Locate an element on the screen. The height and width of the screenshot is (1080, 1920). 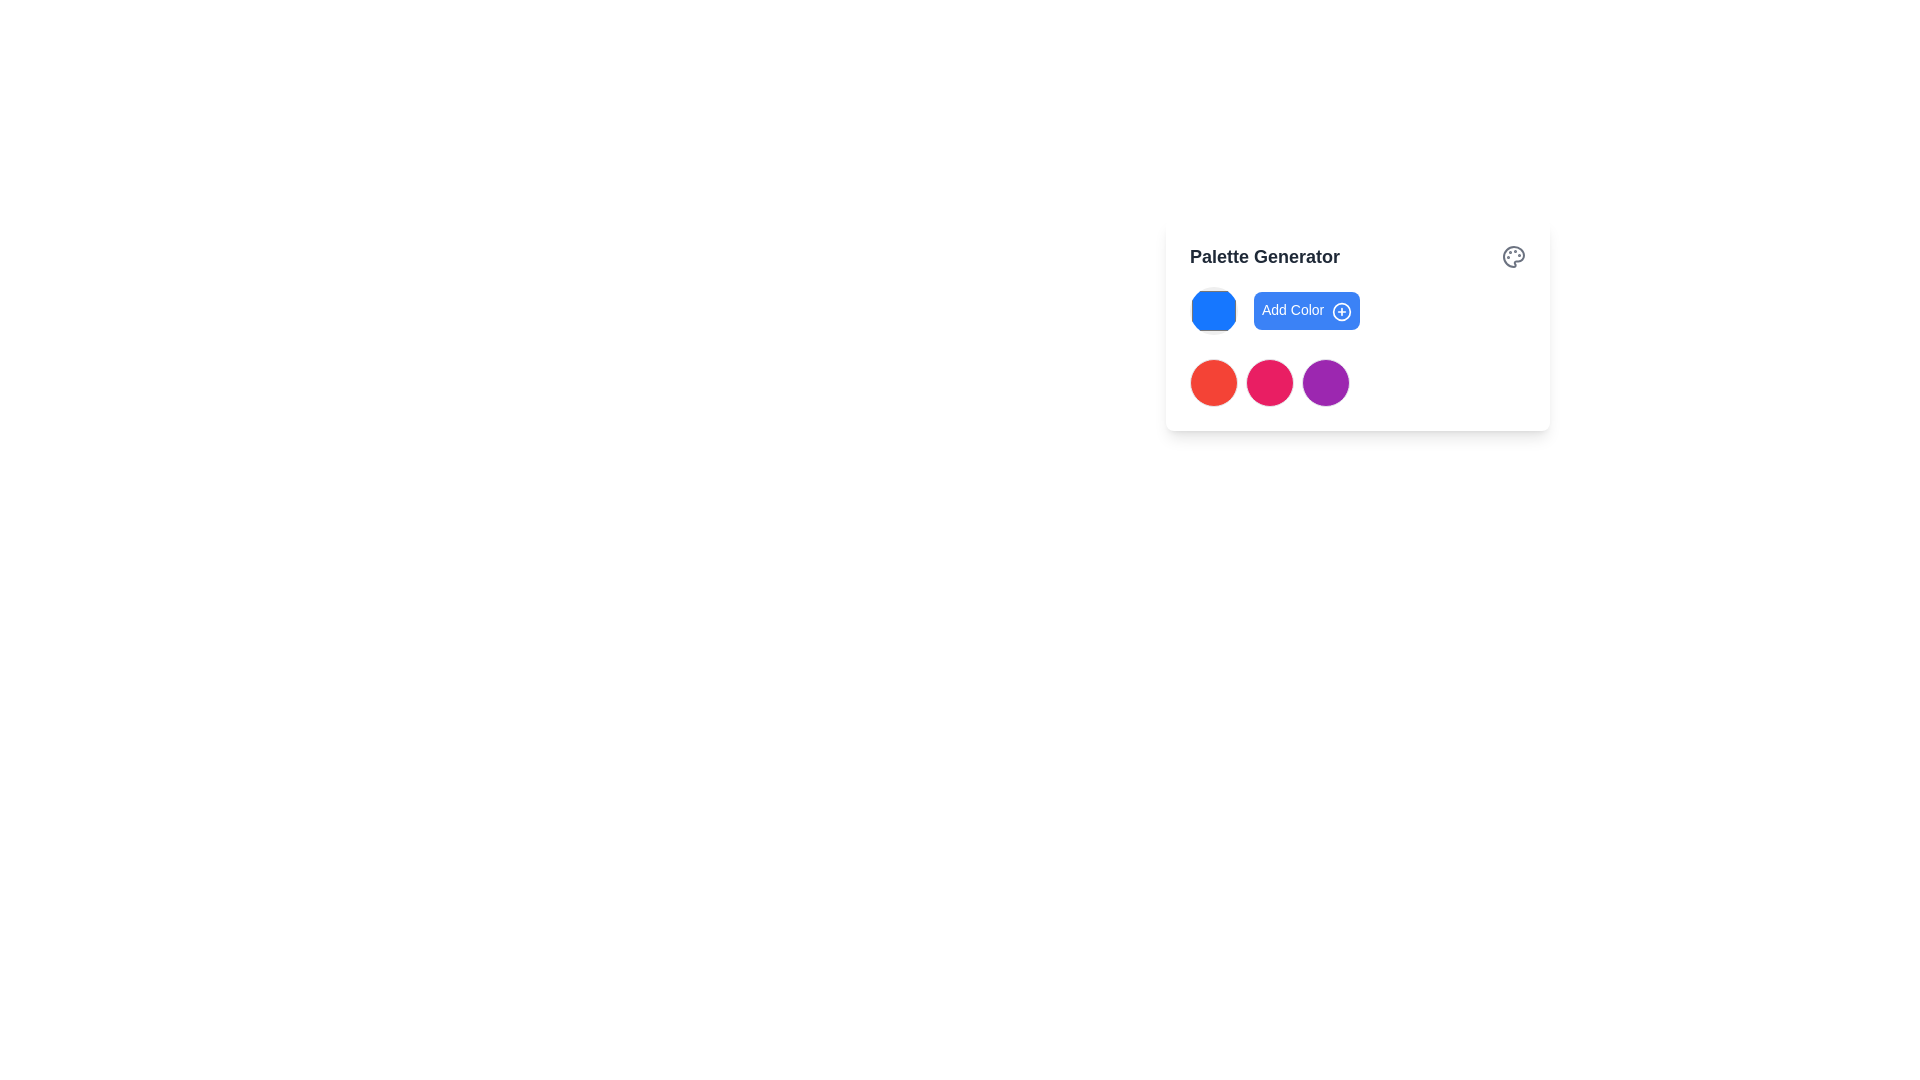
the circular vibrant blue Color Picker Button is located at coordinates (1213, 311).